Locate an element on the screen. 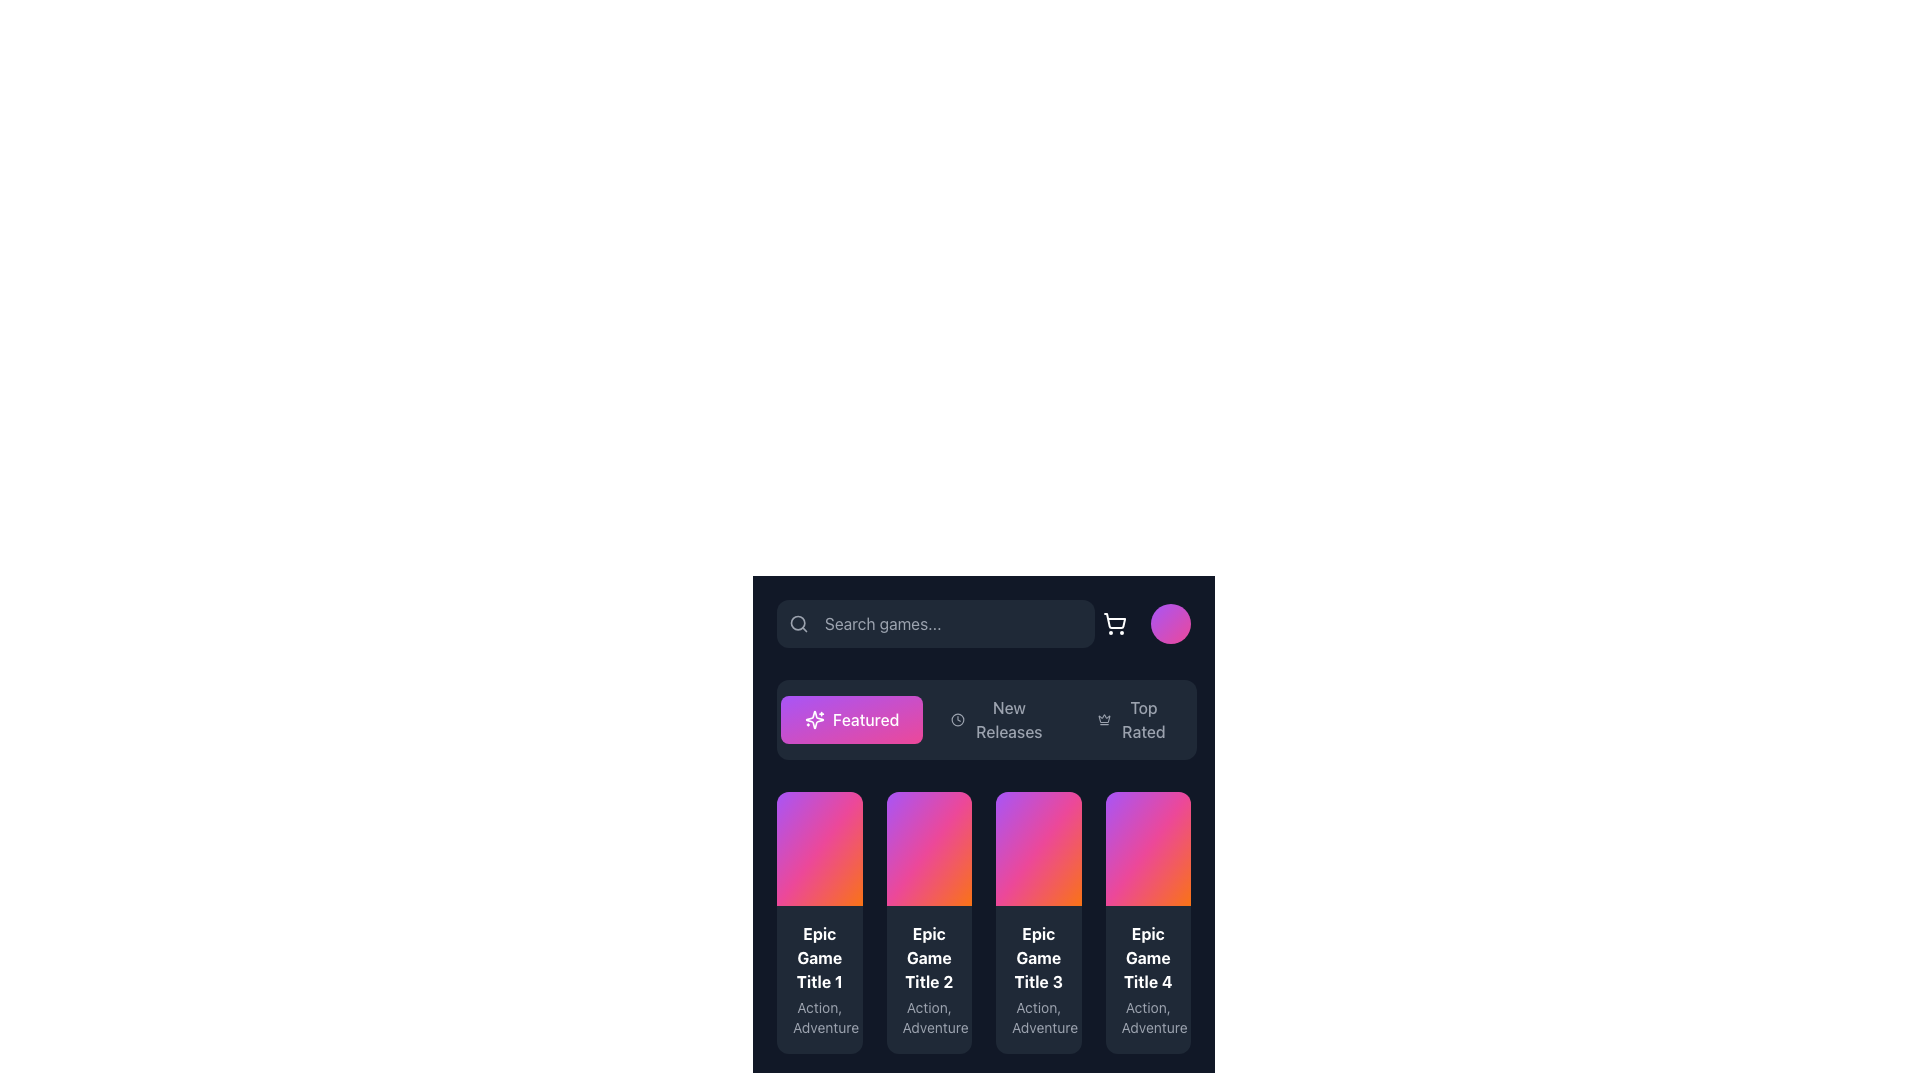 This screenshot has width=1920, height=1080. the bold text label displaying 'Epic Game Title 2' in white on a dark background, located at the top of the second card from the left is located at coordinates (928, 956).